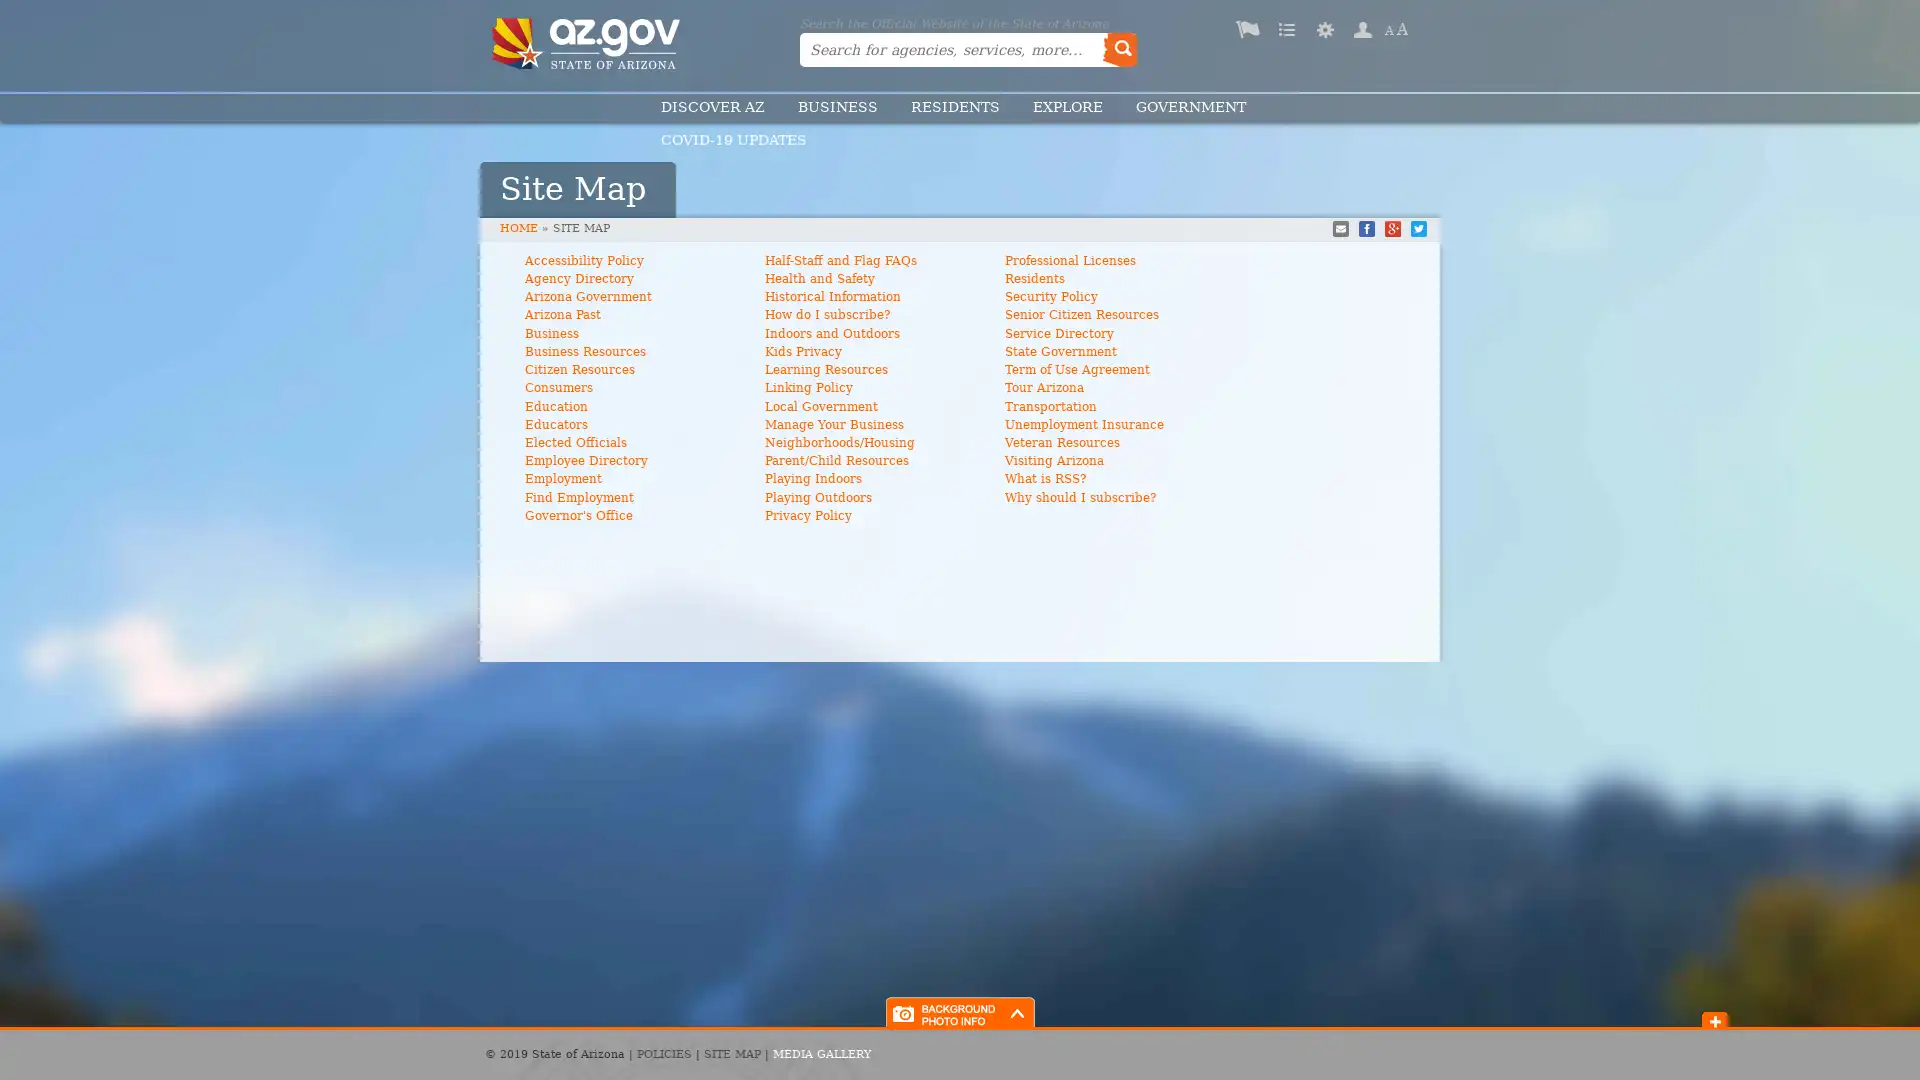  I want to click on Search, so click(1118, 49).